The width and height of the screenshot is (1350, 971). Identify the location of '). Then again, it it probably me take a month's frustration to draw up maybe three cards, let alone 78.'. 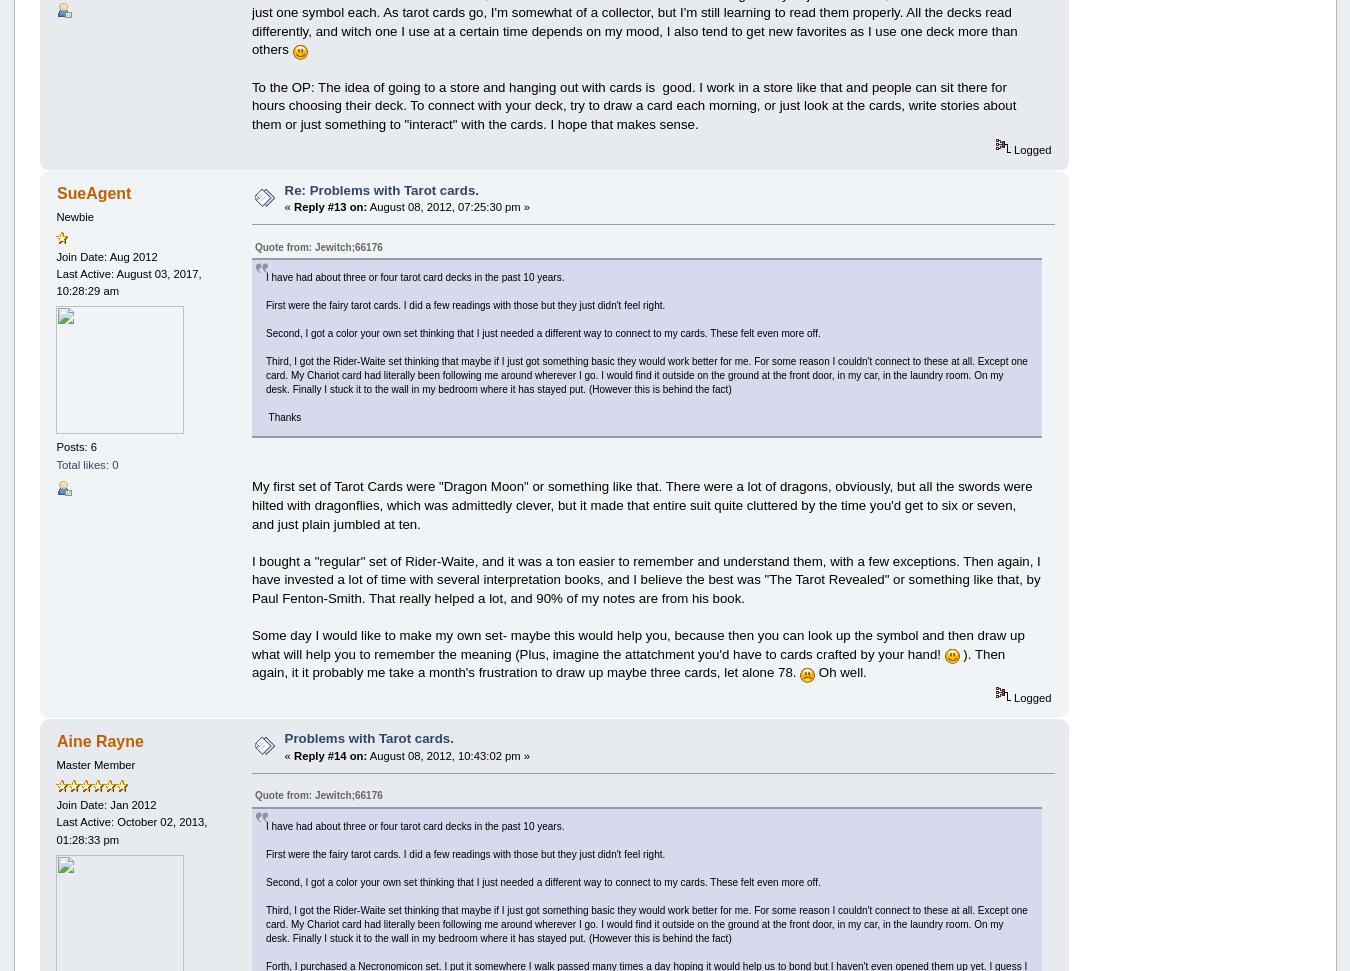
(249, 662).